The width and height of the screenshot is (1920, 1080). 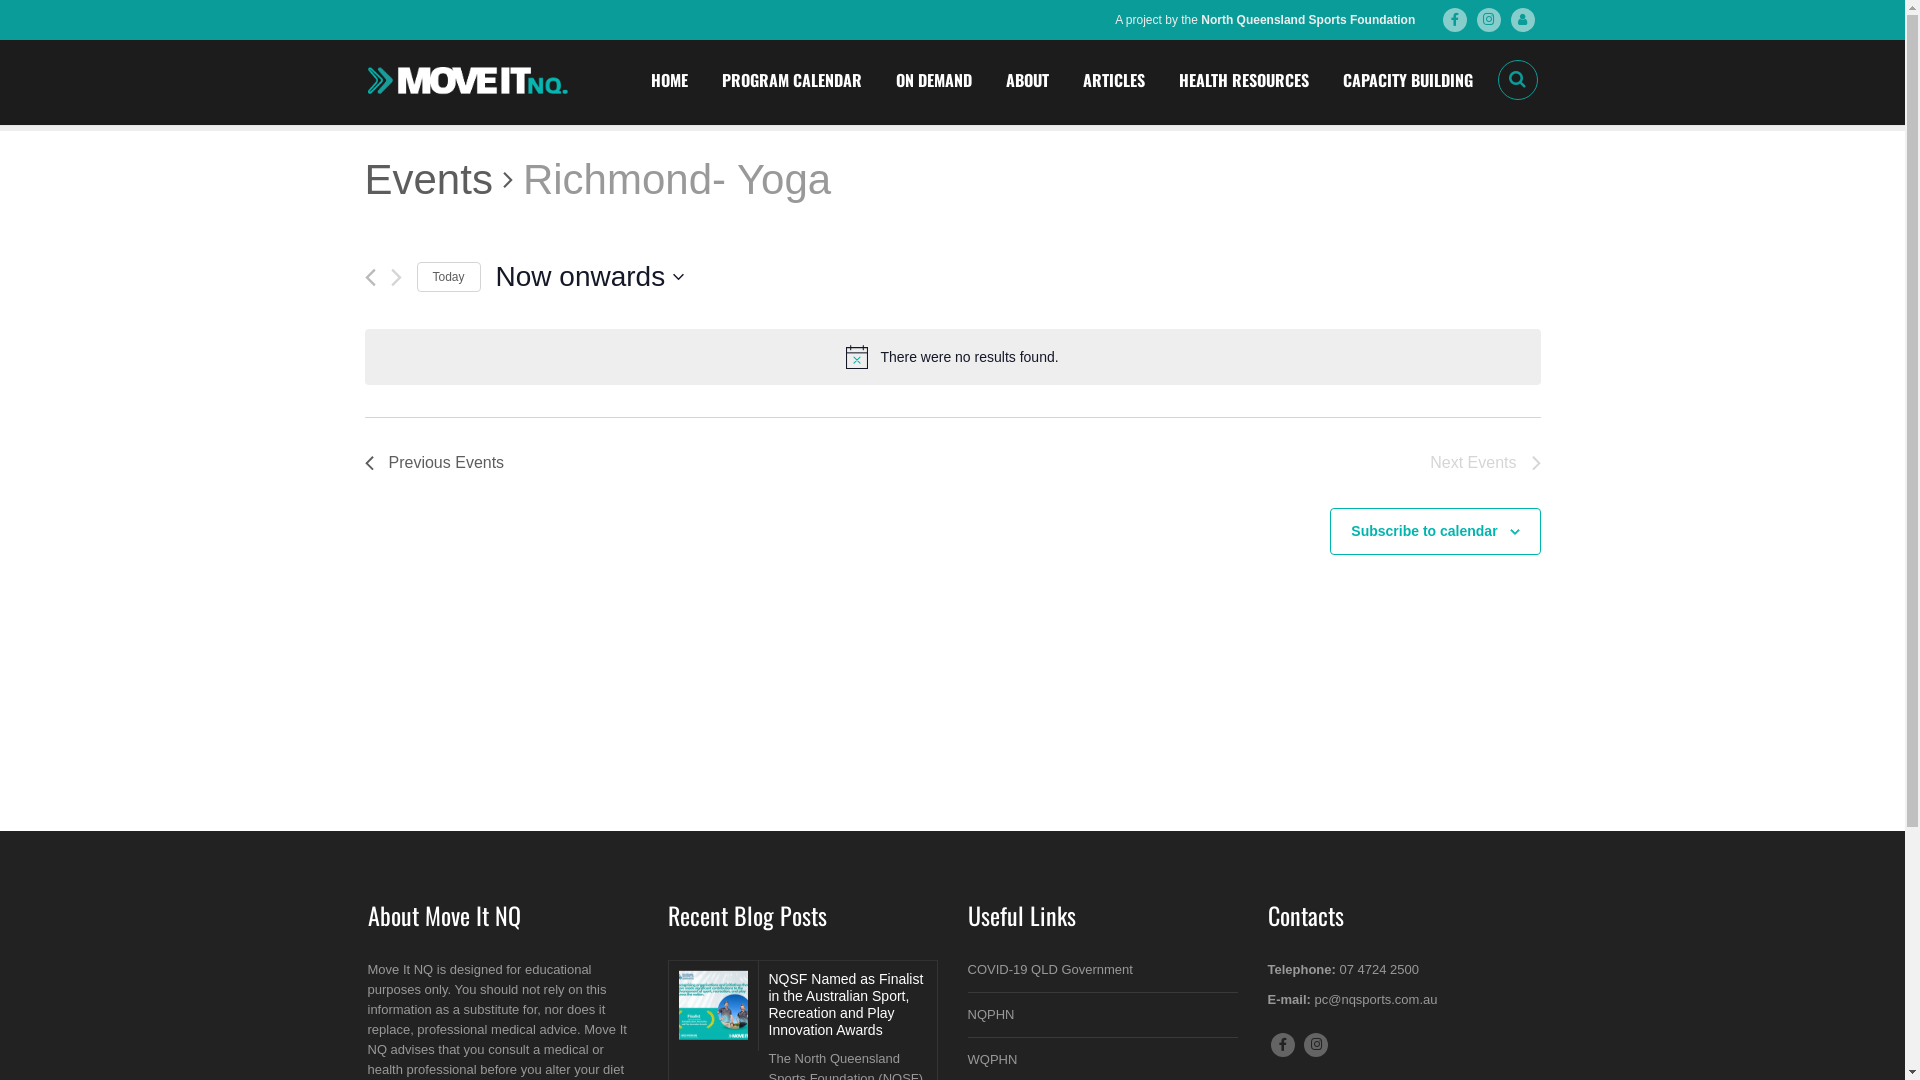 What do you see at coordinates (1484, 462) in the screenshot?
I see `'Next Events'` at bounding box center [1484, 462].